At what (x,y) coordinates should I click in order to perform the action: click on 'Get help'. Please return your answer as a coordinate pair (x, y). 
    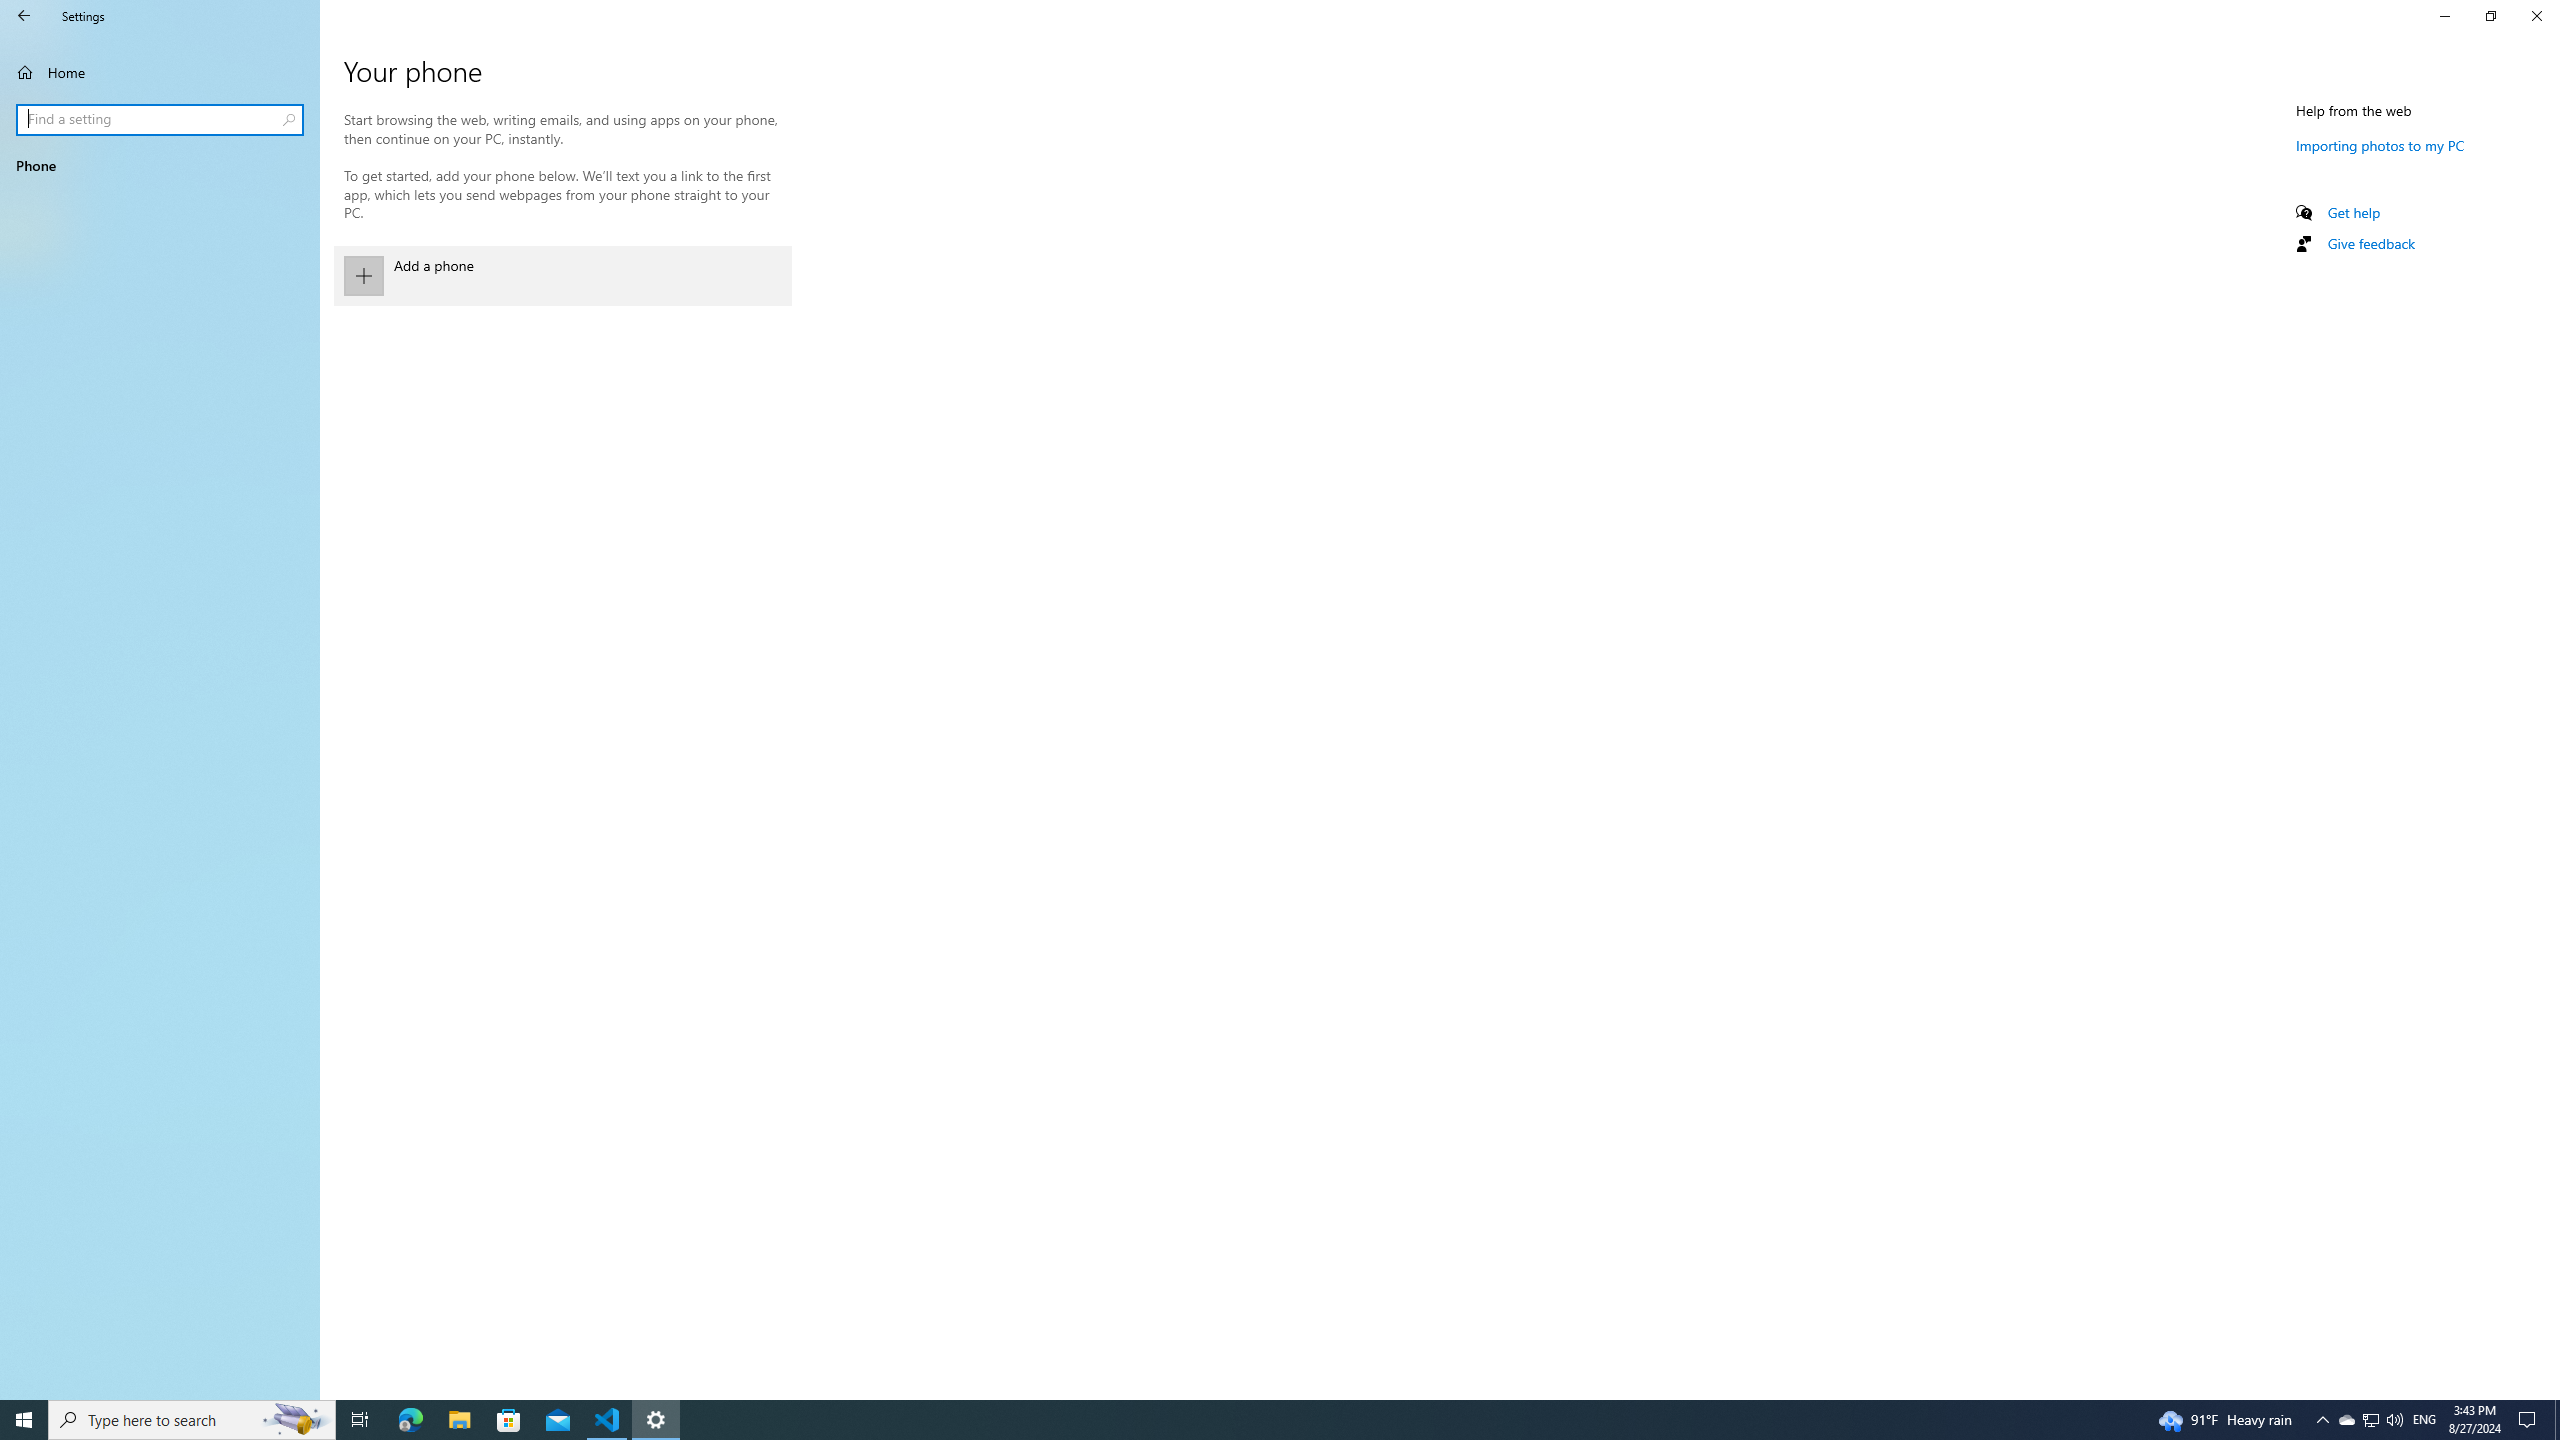
    Looking at the image, I should click on (2352, 211).